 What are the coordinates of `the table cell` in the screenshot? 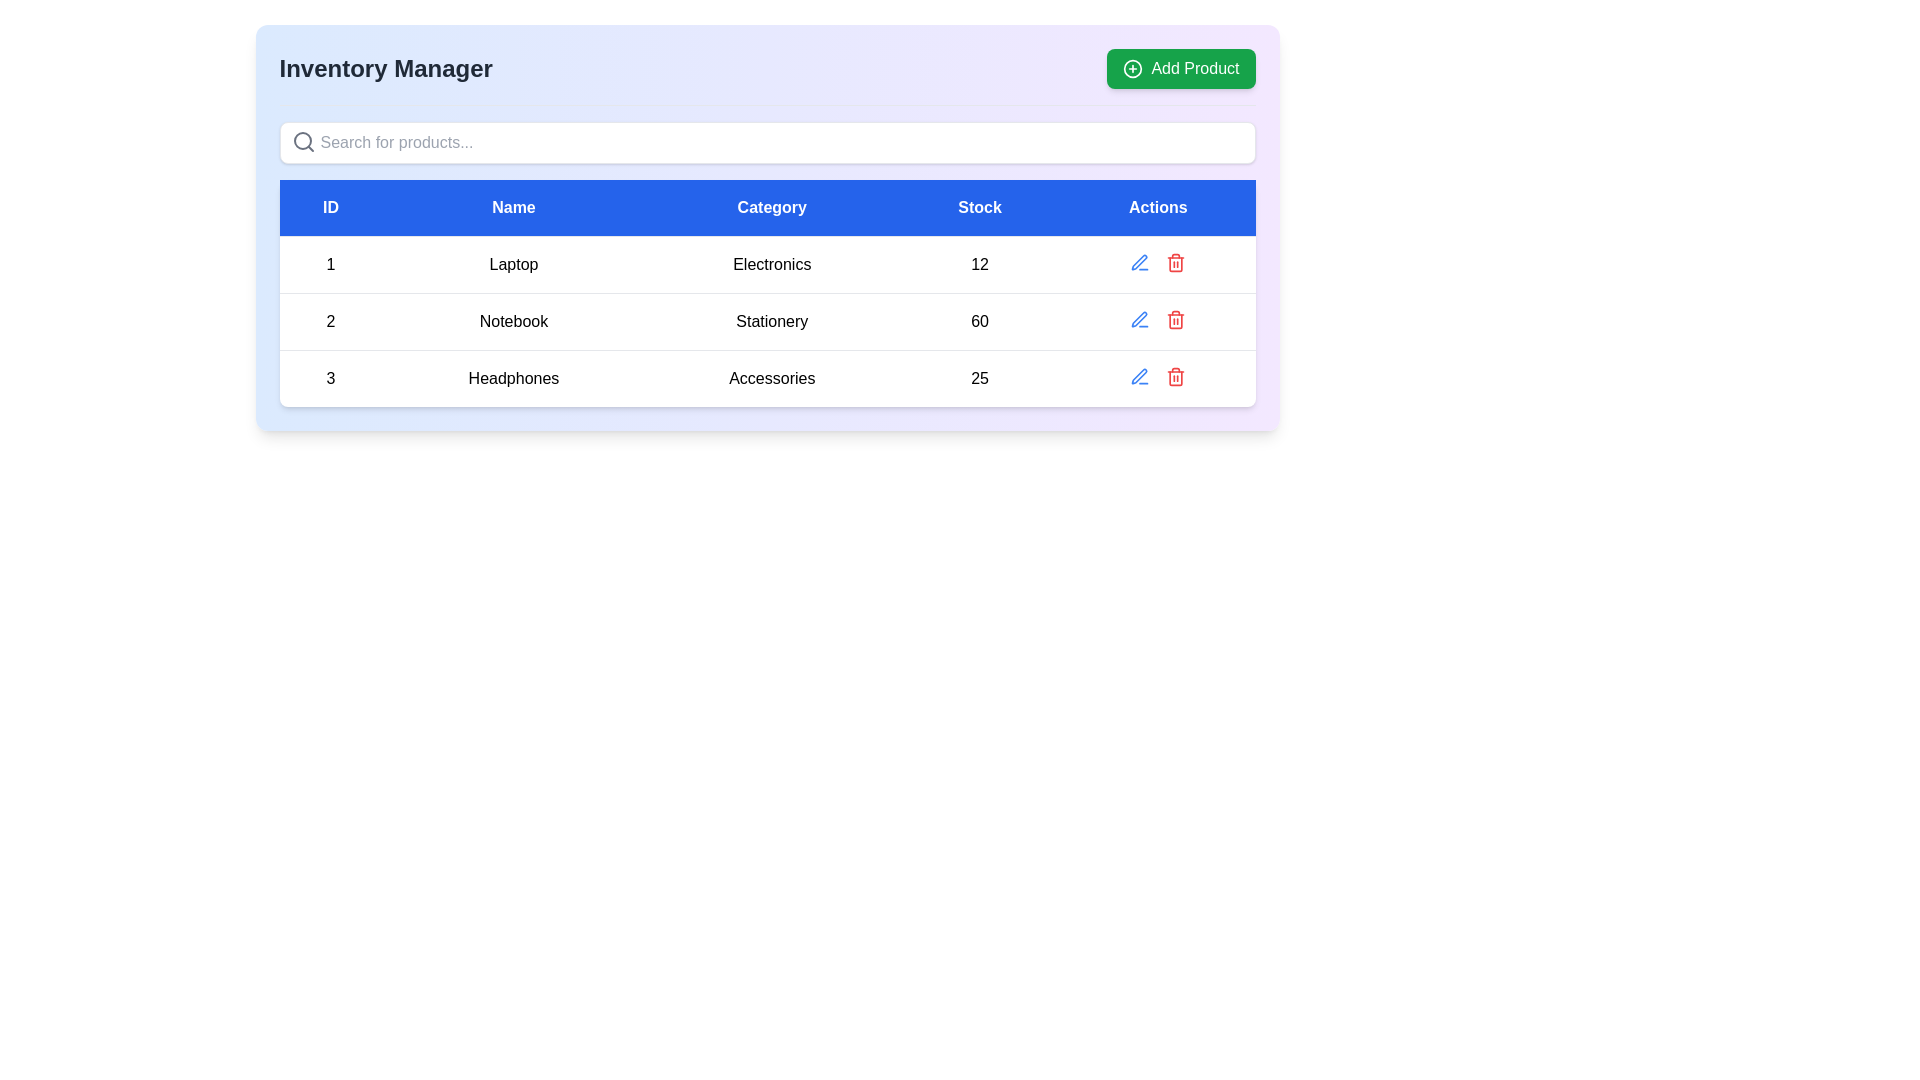 It's located at (766, 264).